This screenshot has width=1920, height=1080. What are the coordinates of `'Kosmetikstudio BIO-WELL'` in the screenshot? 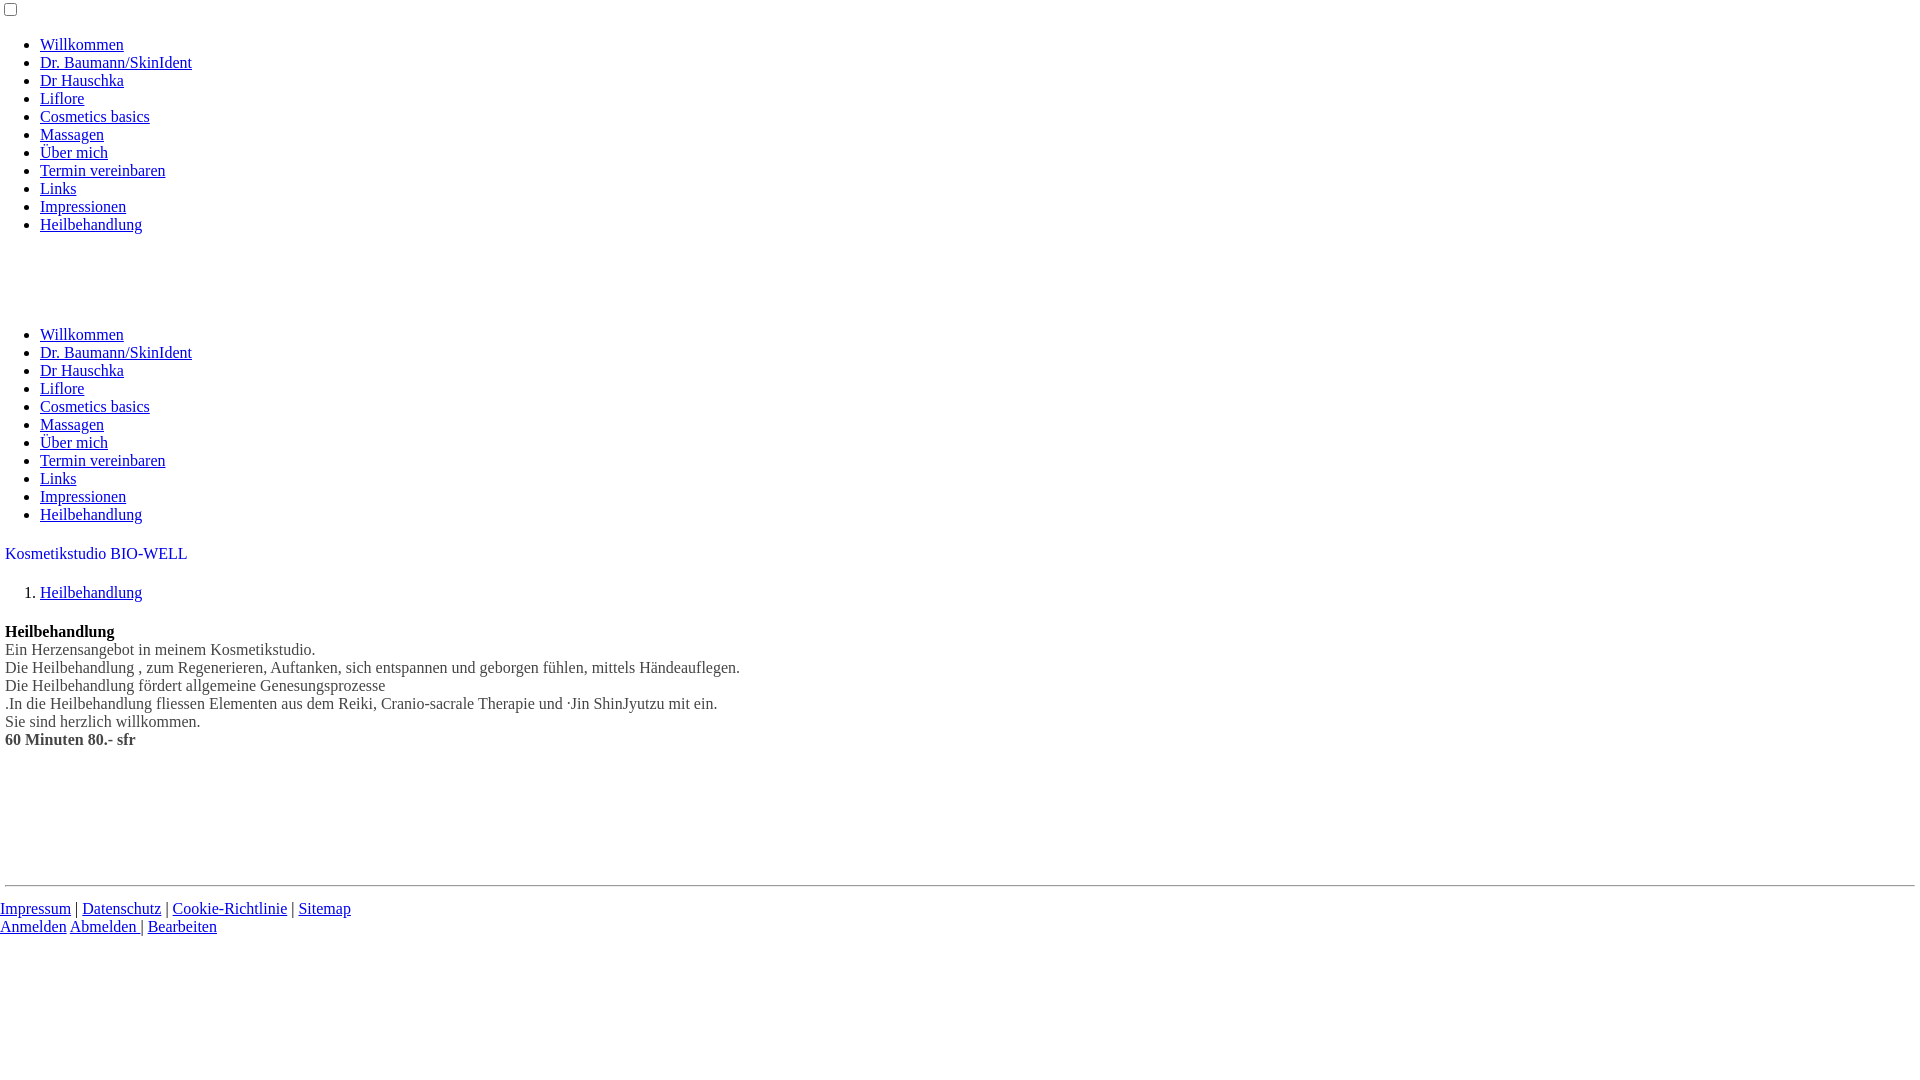 It's located at (95, 553).